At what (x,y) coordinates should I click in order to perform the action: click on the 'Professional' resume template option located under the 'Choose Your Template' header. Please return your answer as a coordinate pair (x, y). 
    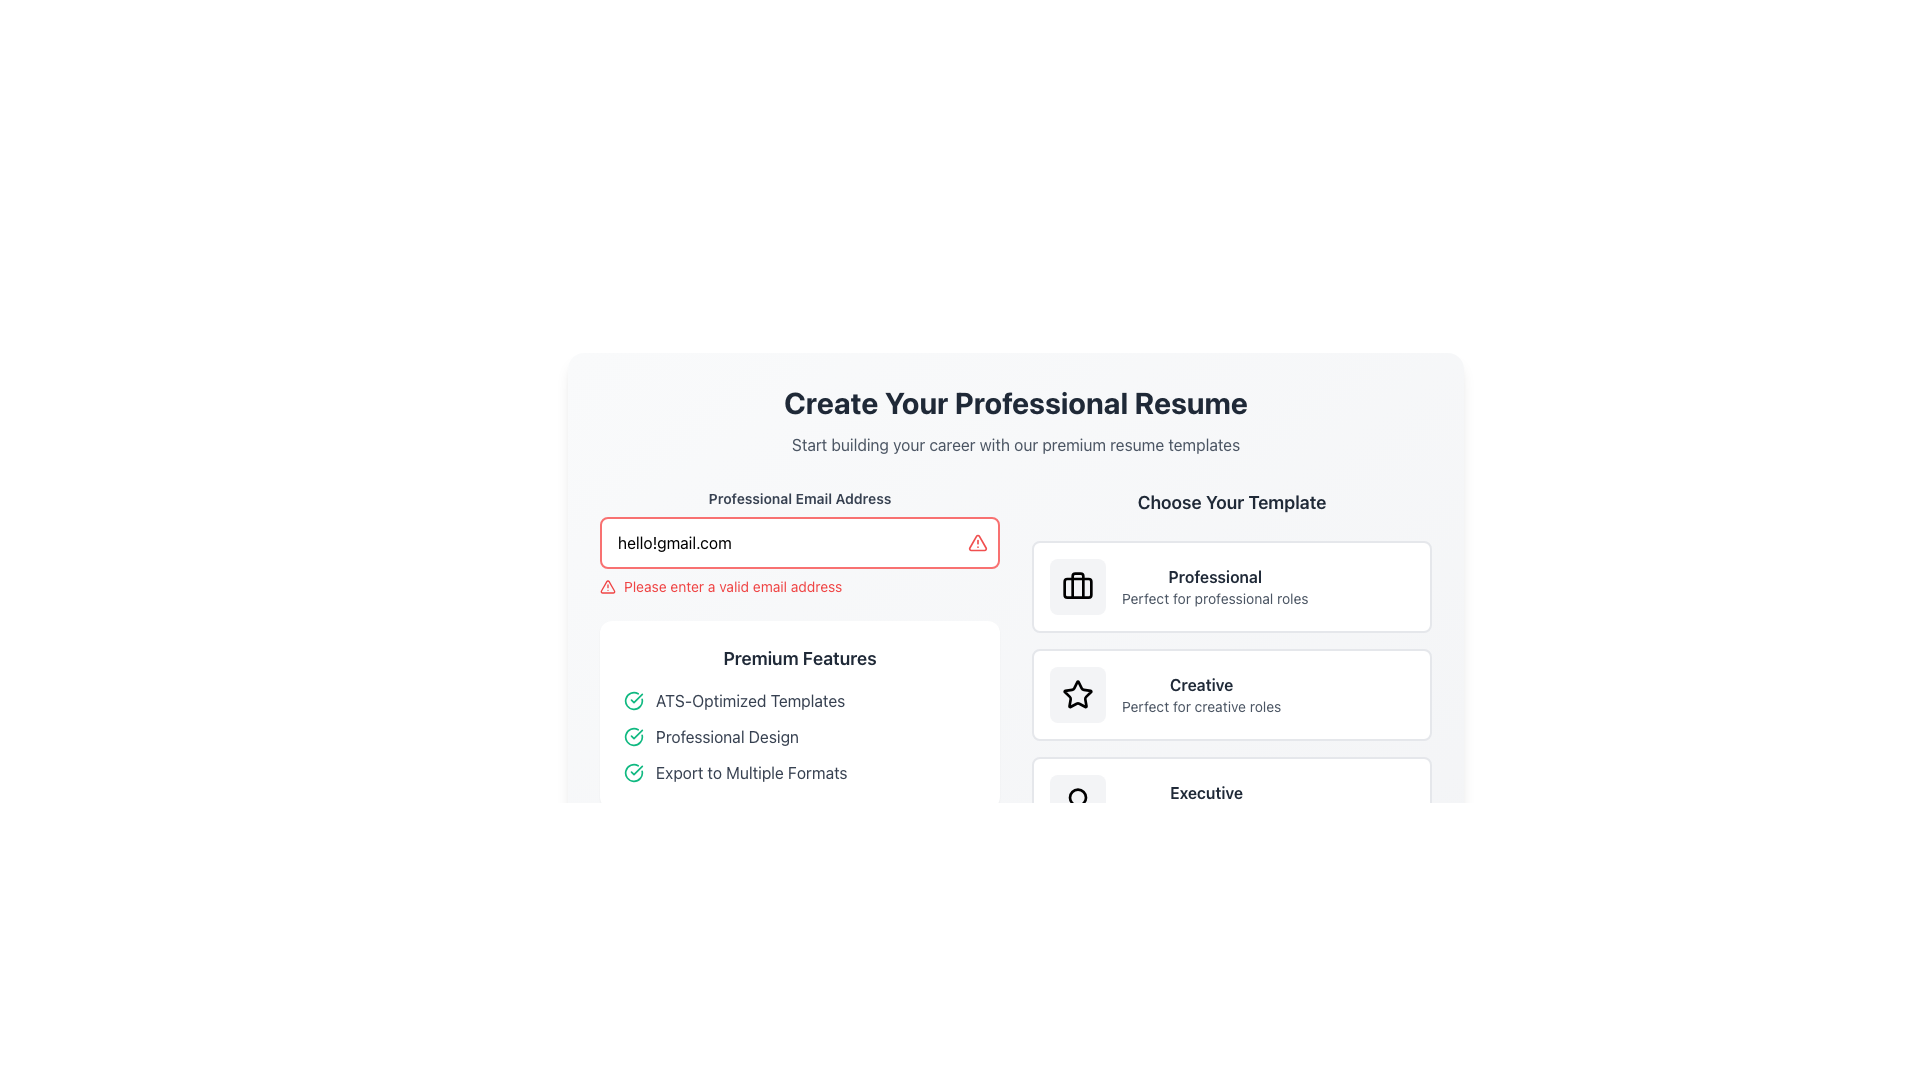
    Looking at the image, I should click on (1214, 585).